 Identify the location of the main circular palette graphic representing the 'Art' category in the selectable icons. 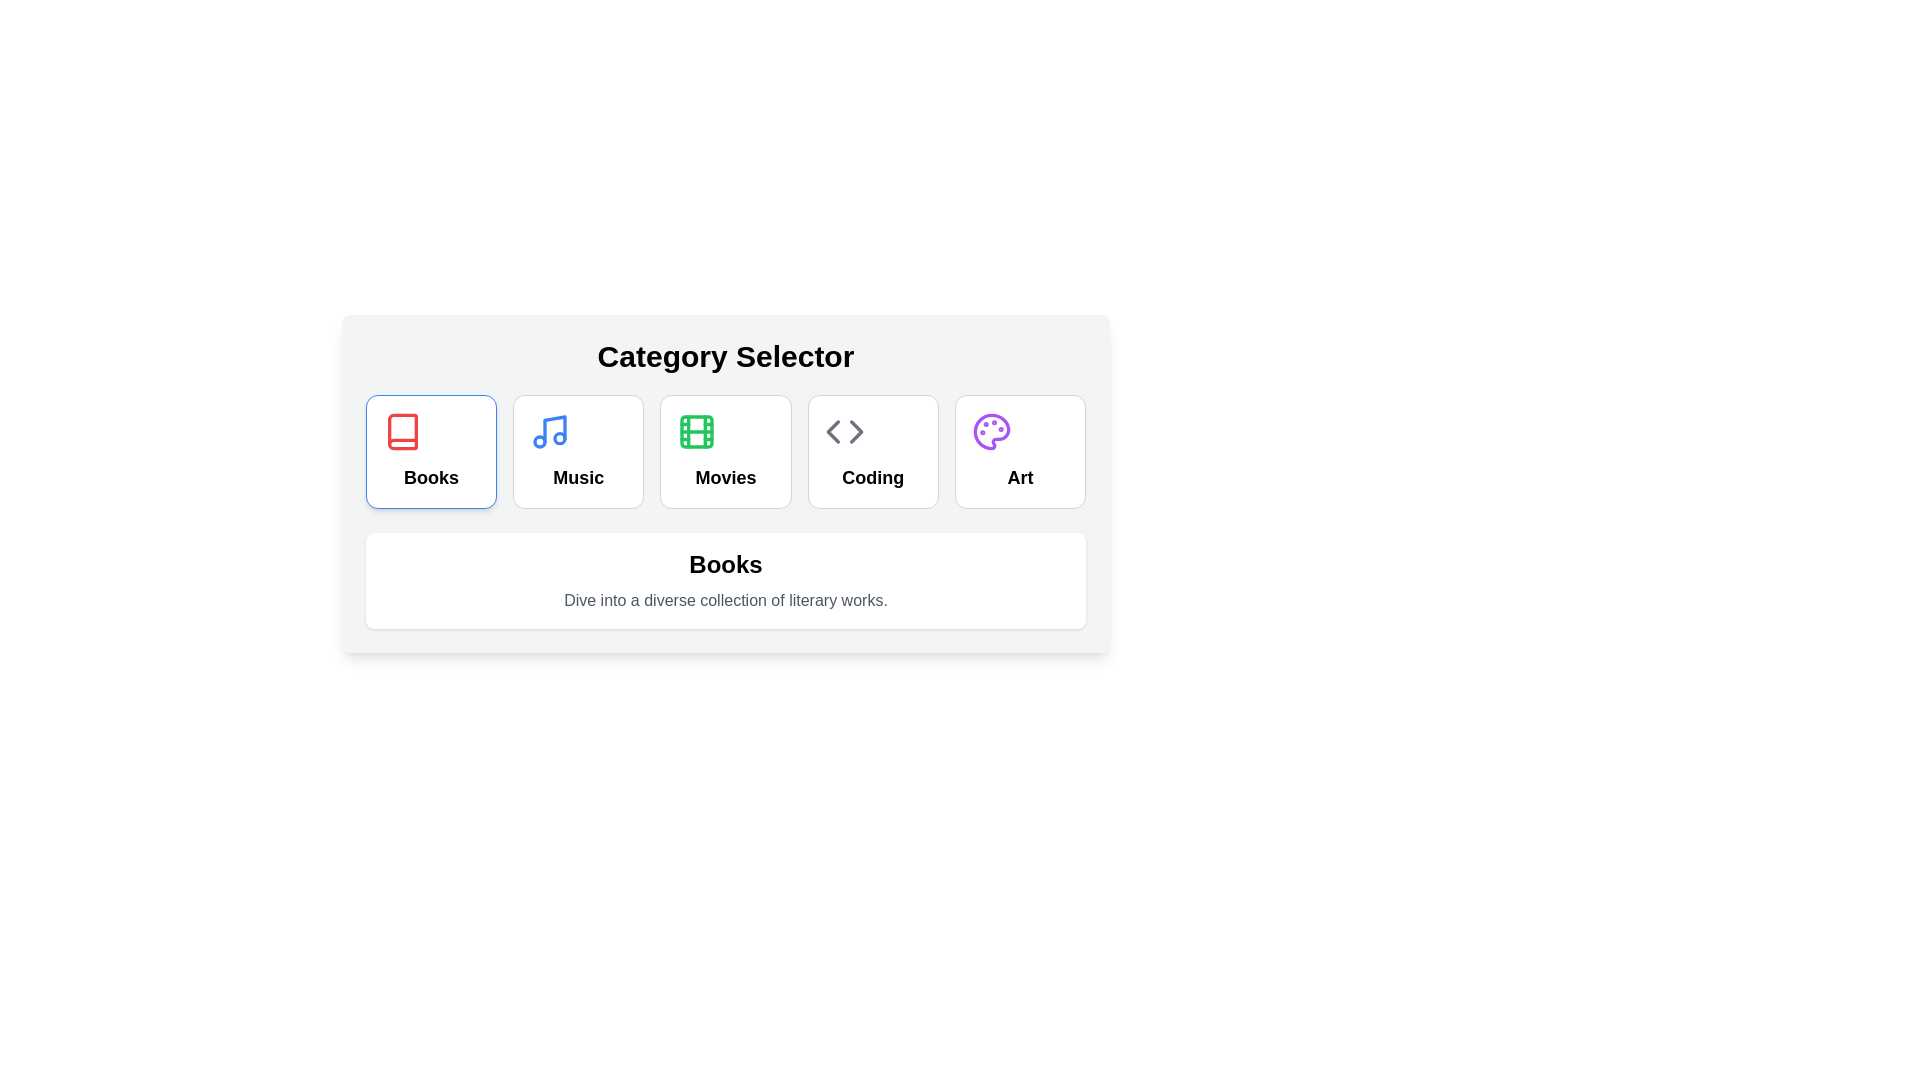
(991, 431).